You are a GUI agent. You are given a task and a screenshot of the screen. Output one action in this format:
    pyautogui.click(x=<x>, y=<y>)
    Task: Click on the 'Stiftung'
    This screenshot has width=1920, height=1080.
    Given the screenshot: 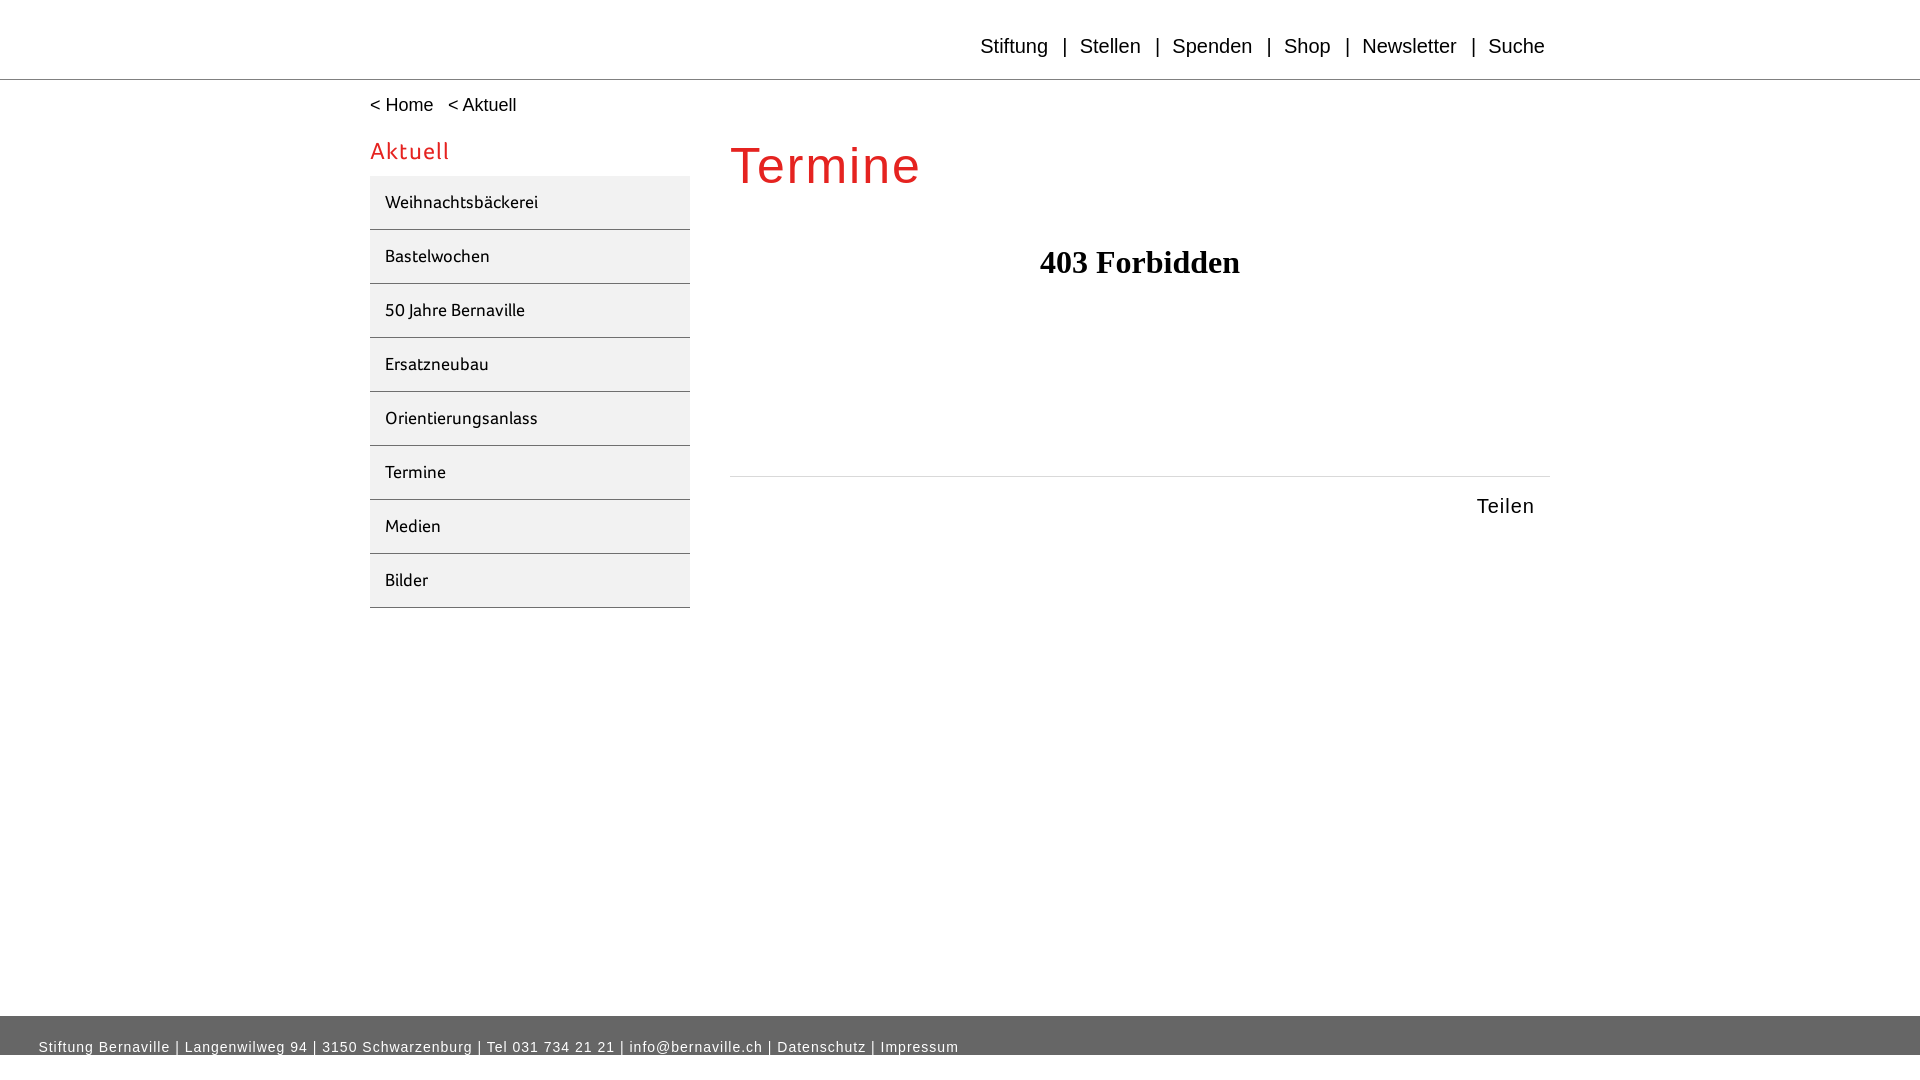 What is the action you would take?
    pyautogui.click(x=1013, y=45)
    